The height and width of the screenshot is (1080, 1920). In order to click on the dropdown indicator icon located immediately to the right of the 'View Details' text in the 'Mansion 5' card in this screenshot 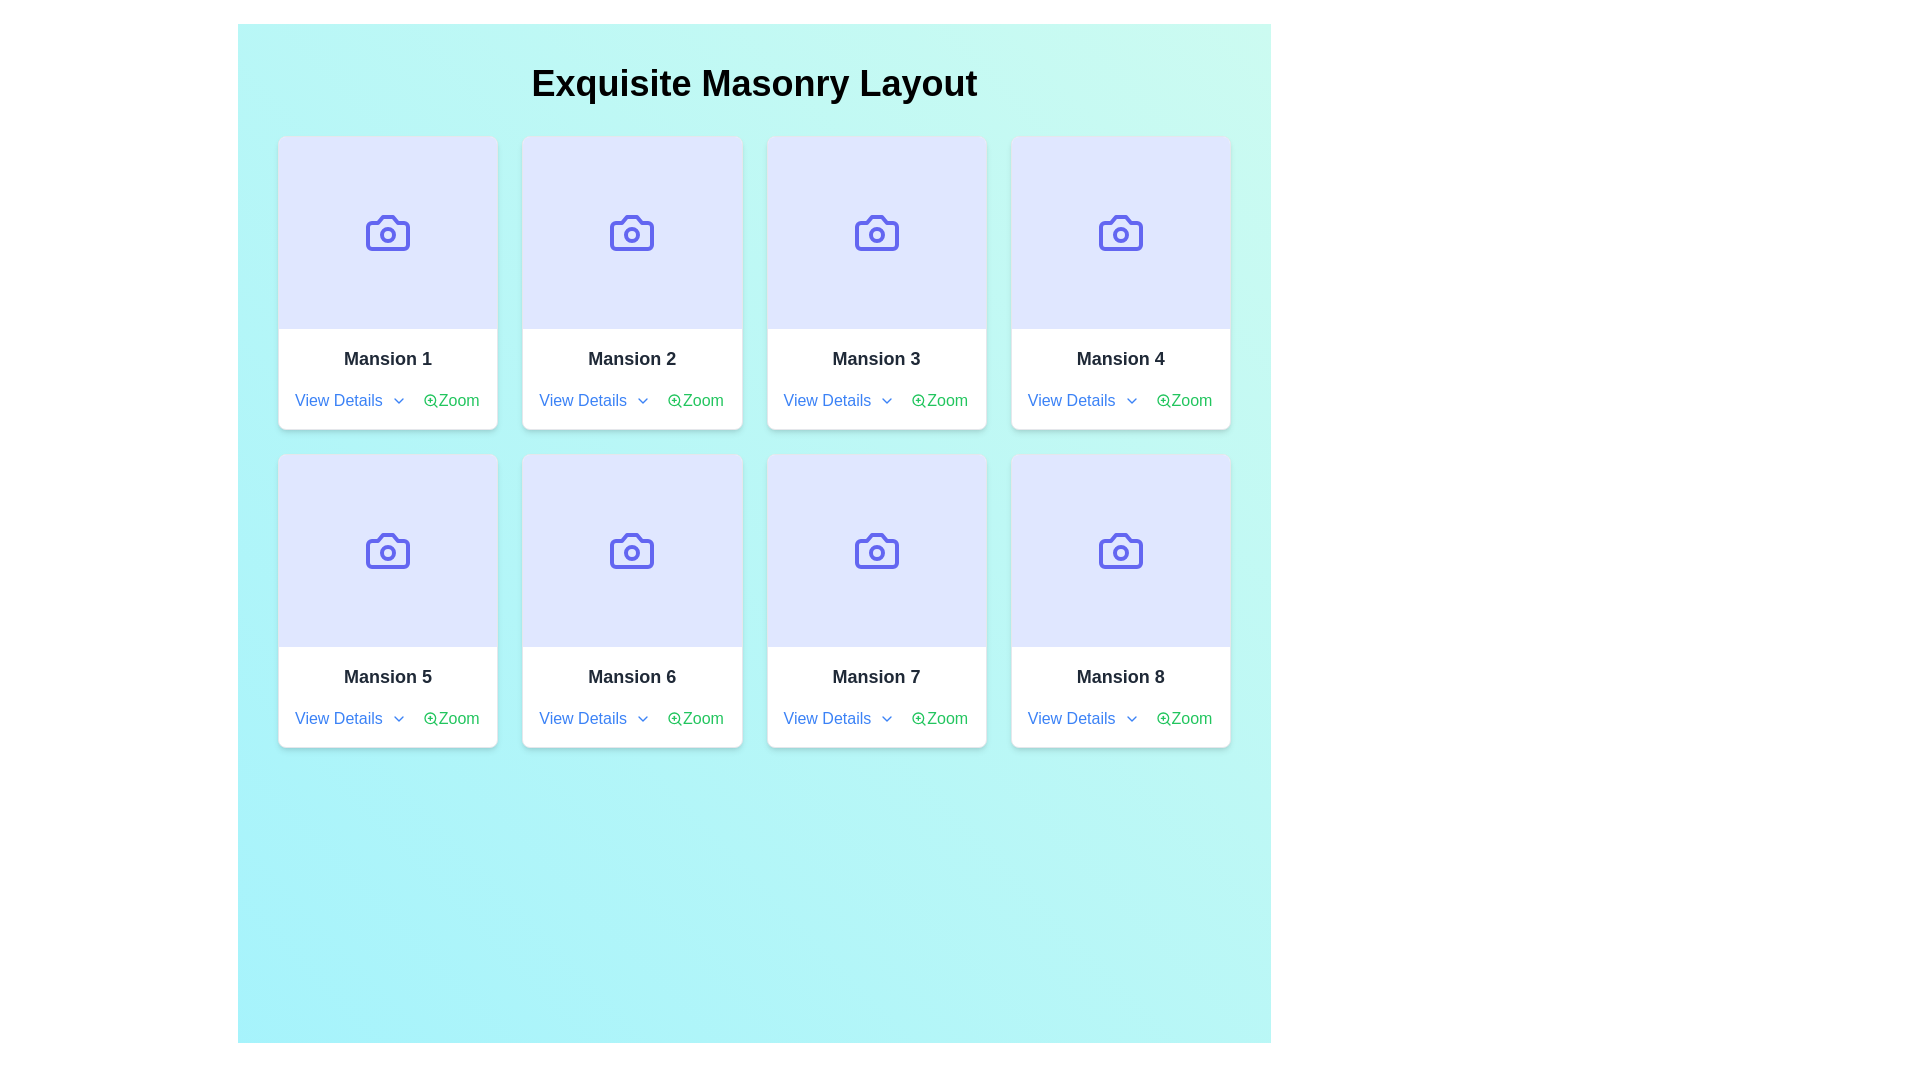, I will do `click(398, 717)`.